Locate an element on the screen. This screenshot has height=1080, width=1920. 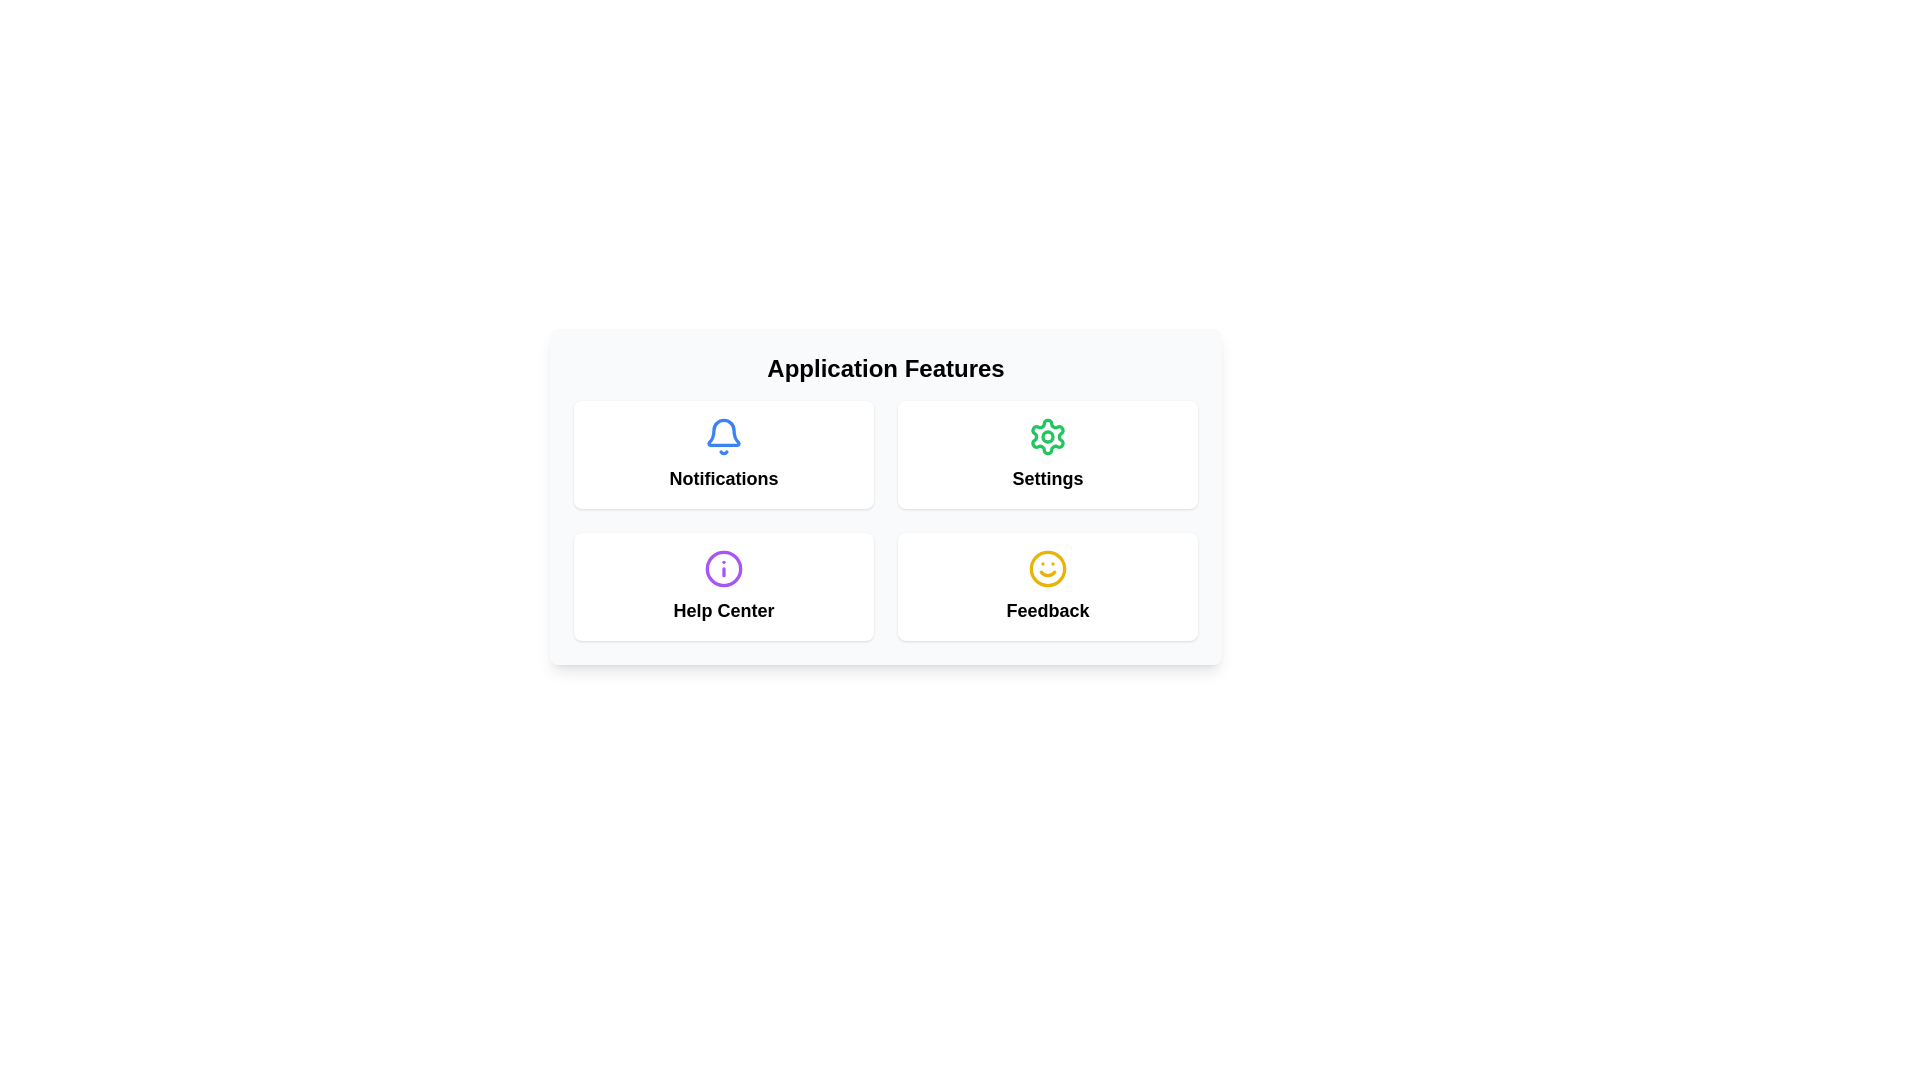
the settings Card located in the top-right quadrant of the interface, which serves as a navigation option is located at coordinates (1046, 455).